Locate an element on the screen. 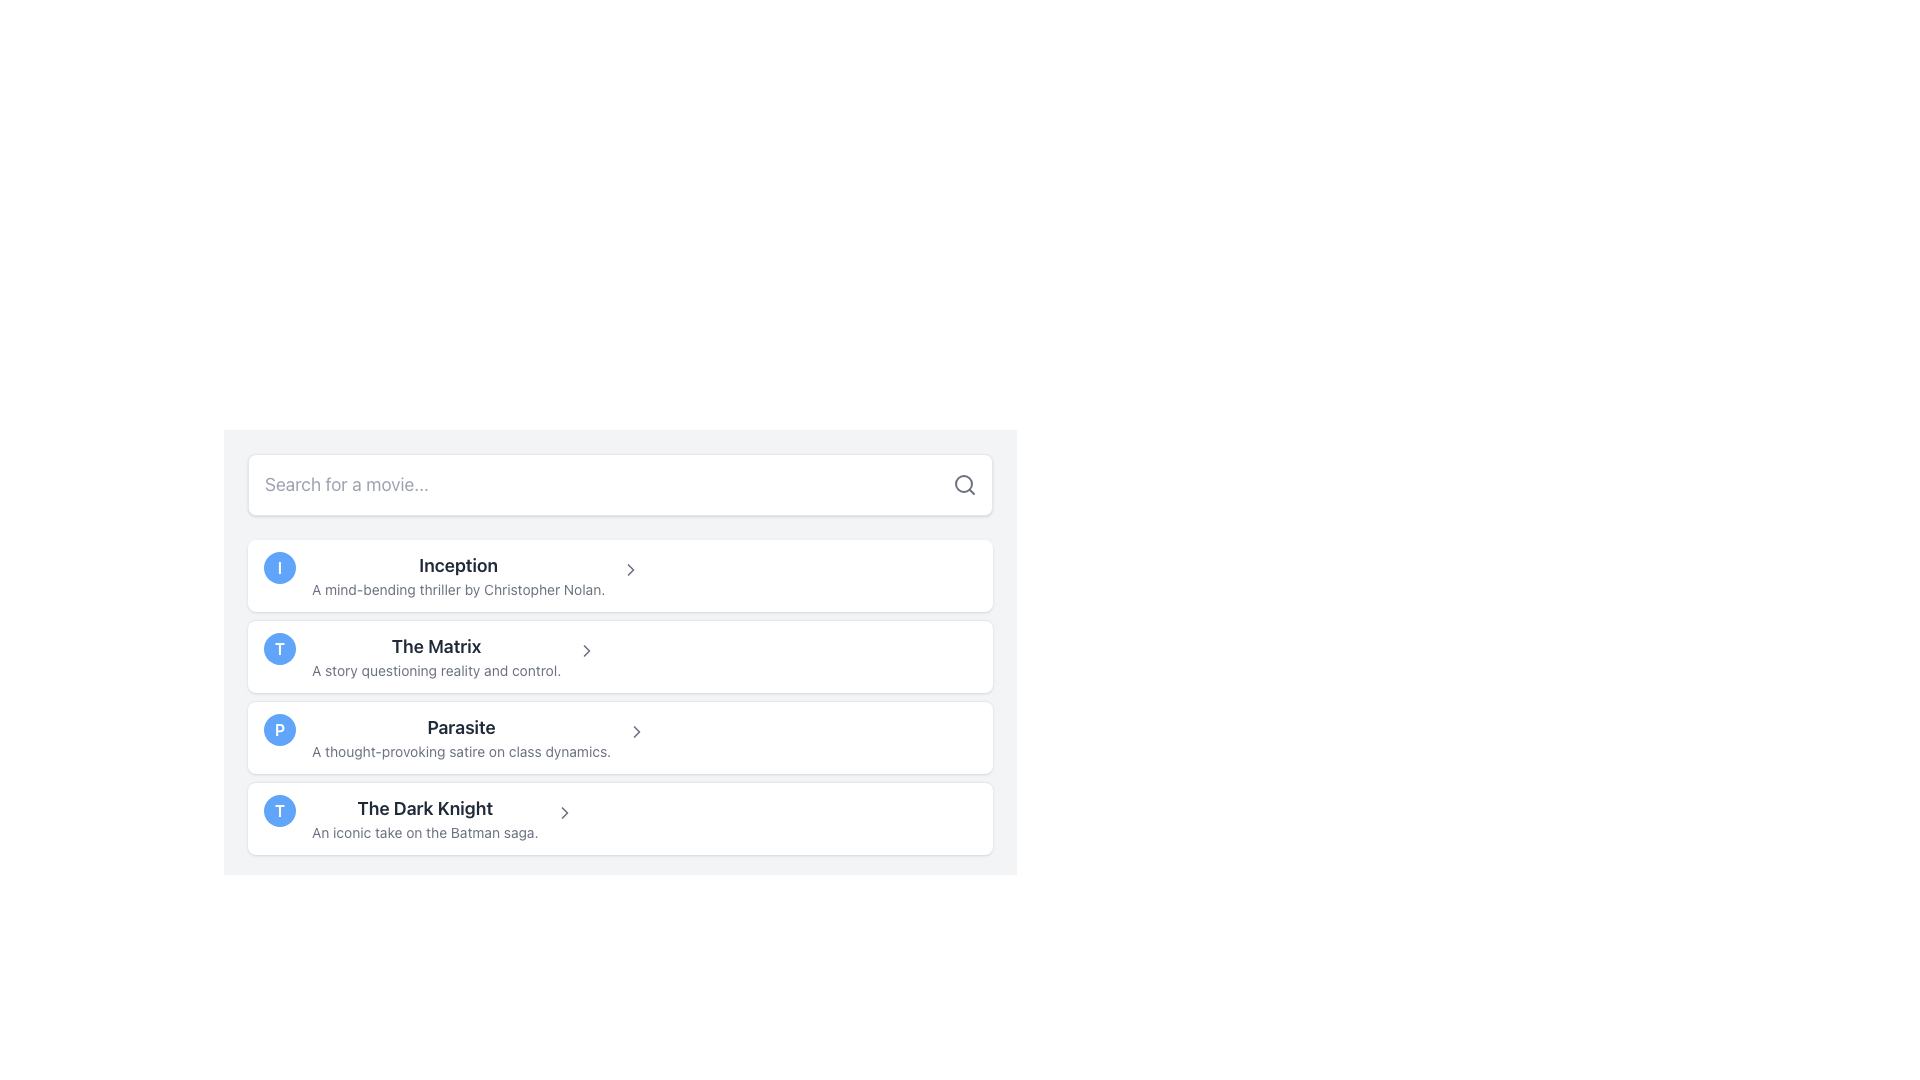  information displayed in the Text with Title and Description for the movie 'Parasite', which is located in the third list item of the movie entries is located at coordinates (460, 737).